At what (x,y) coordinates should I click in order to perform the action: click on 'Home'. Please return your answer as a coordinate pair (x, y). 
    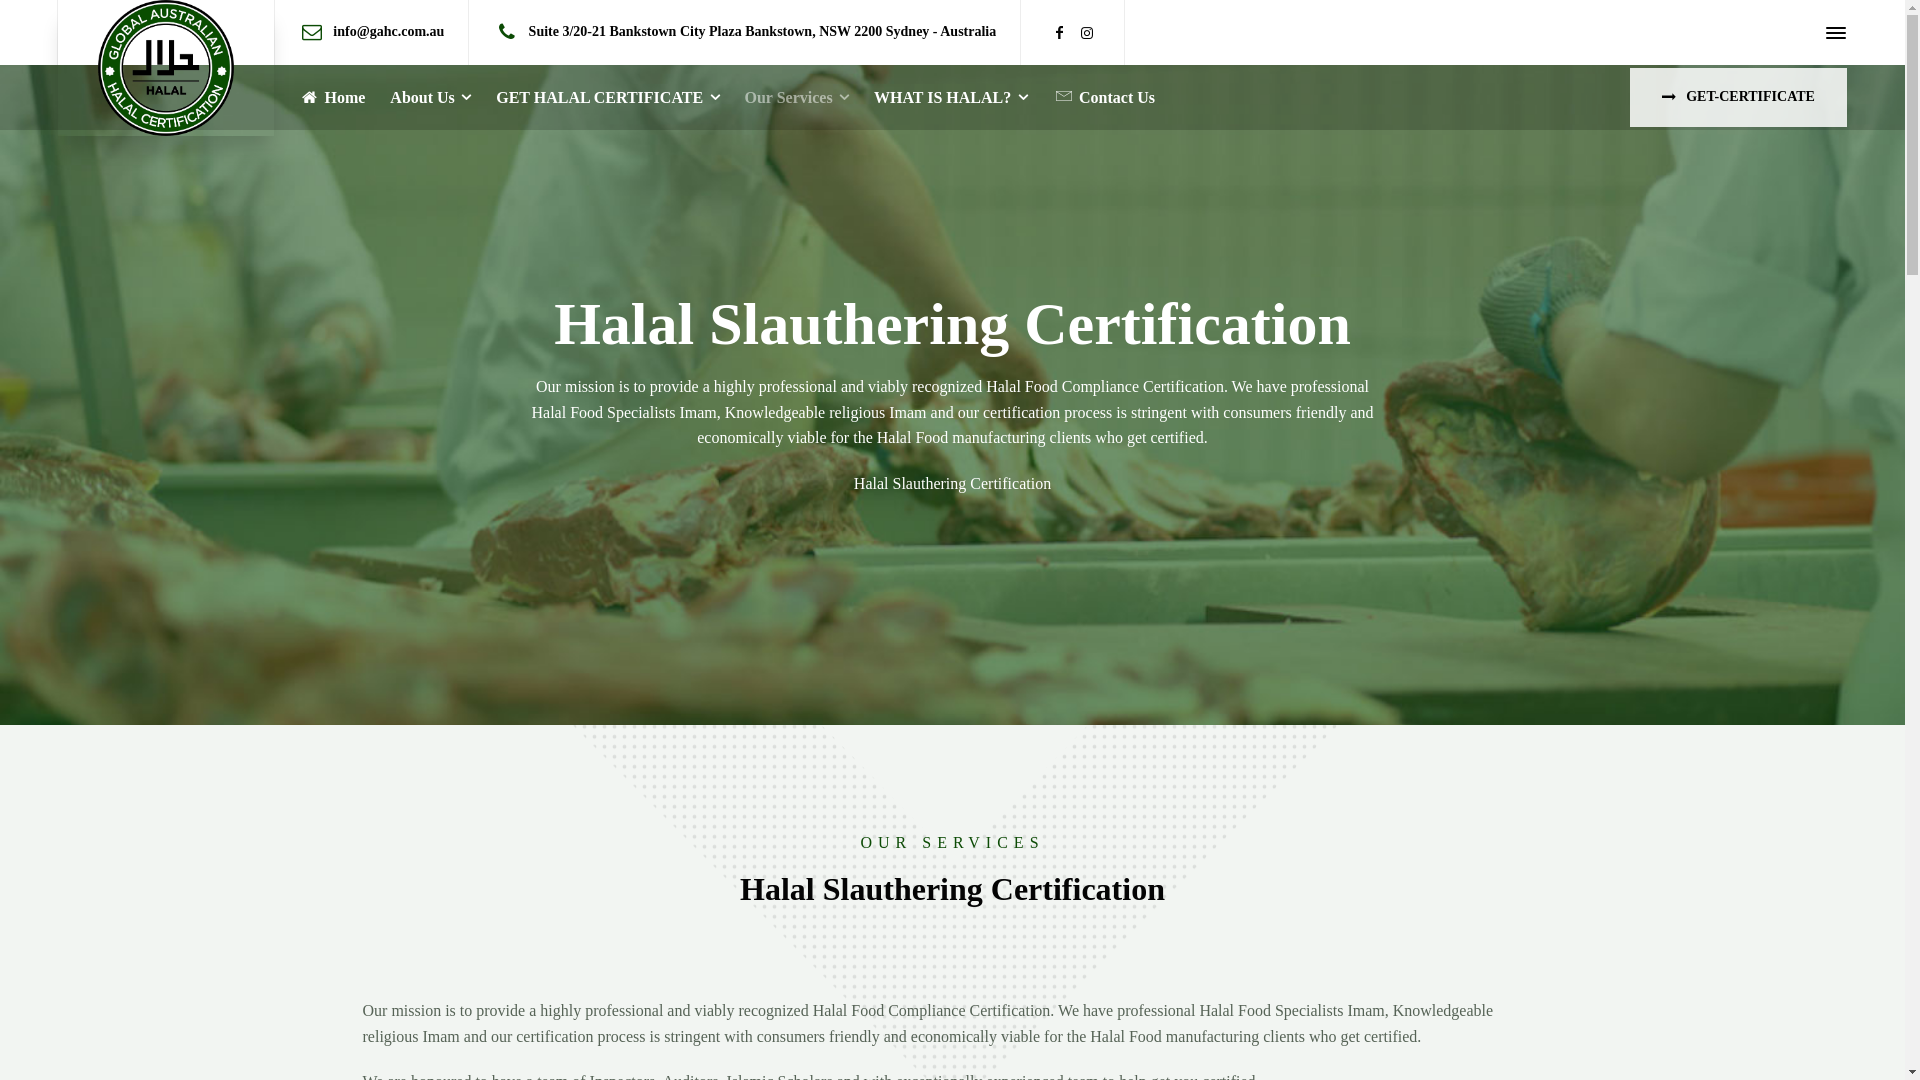
    Looking at the image, I should click on (331, 97).